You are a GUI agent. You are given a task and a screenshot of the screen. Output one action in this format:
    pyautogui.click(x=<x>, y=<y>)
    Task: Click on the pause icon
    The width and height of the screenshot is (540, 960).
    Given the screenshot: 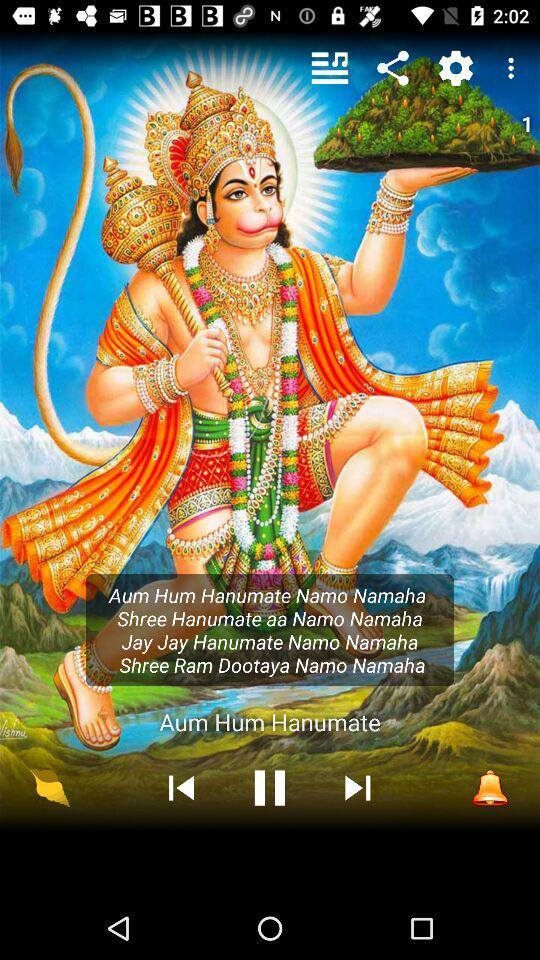 What is the action you would take?
    pyautogui.click(x=270, y=787)
    